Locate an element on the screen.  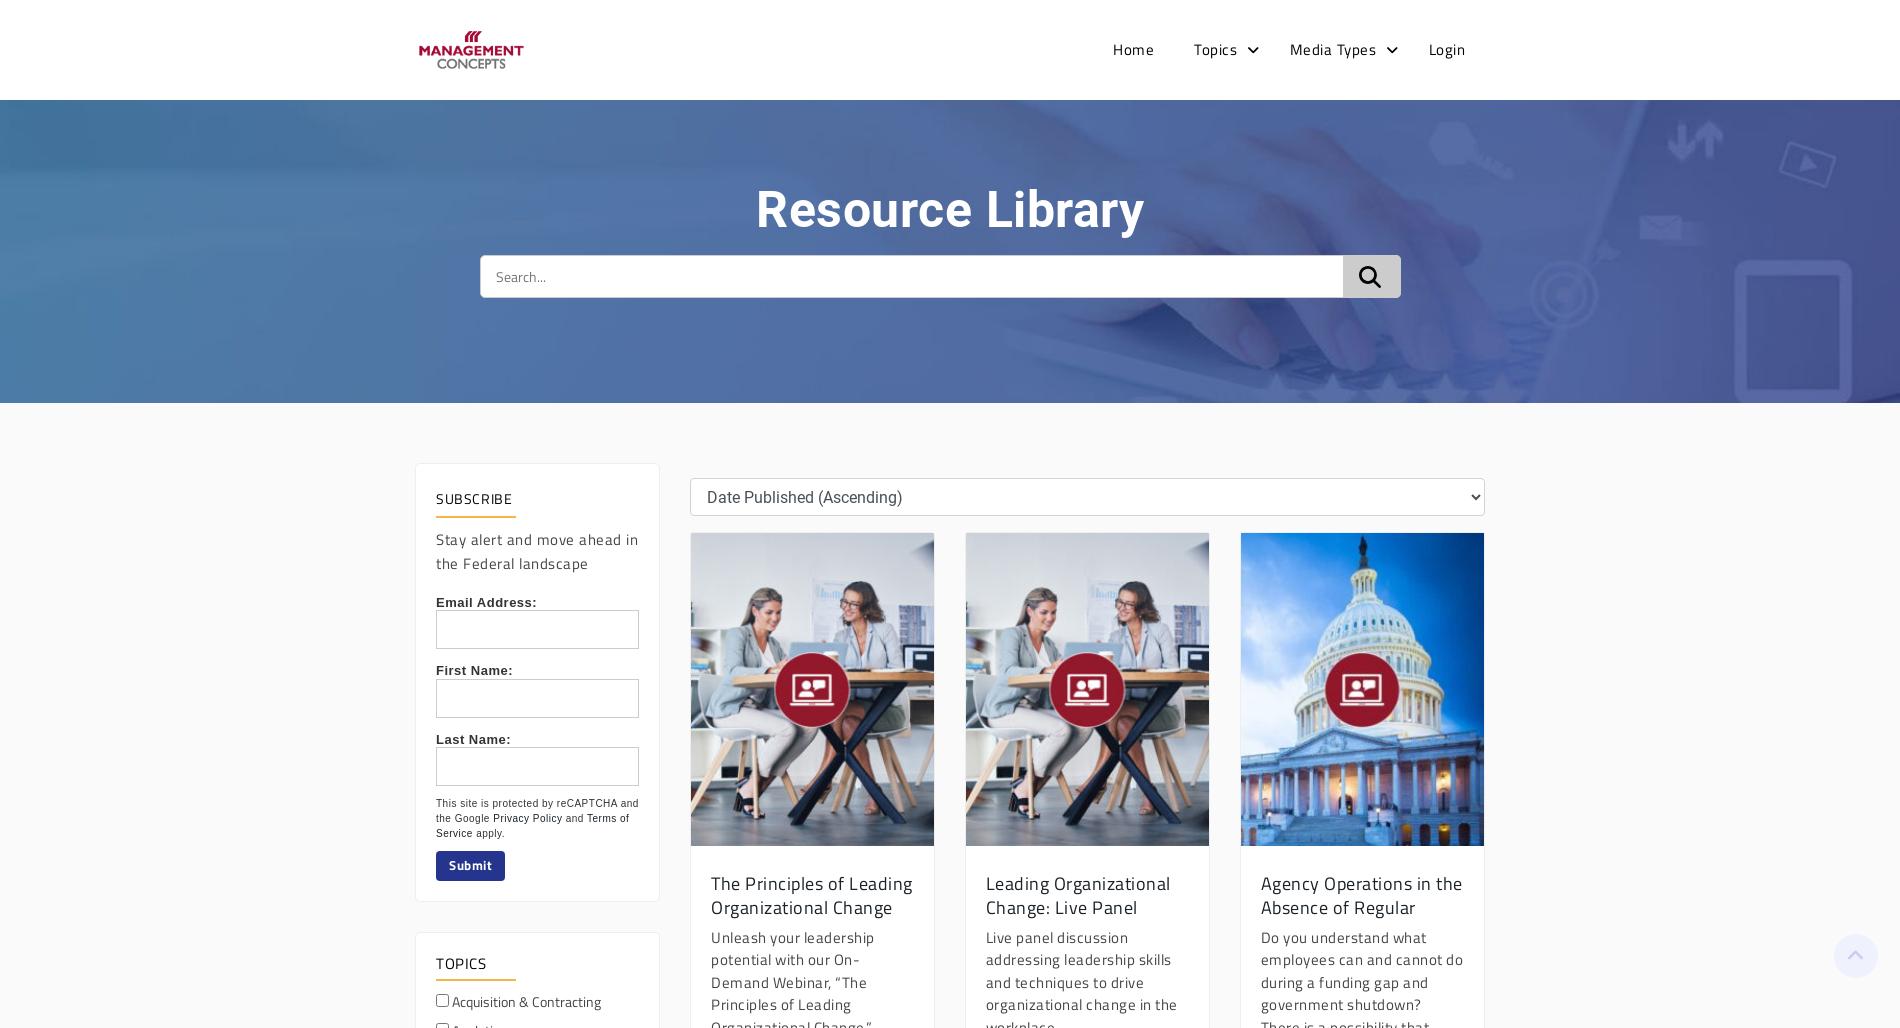
'Whitepapers' is located at coordinates (1331, 399).